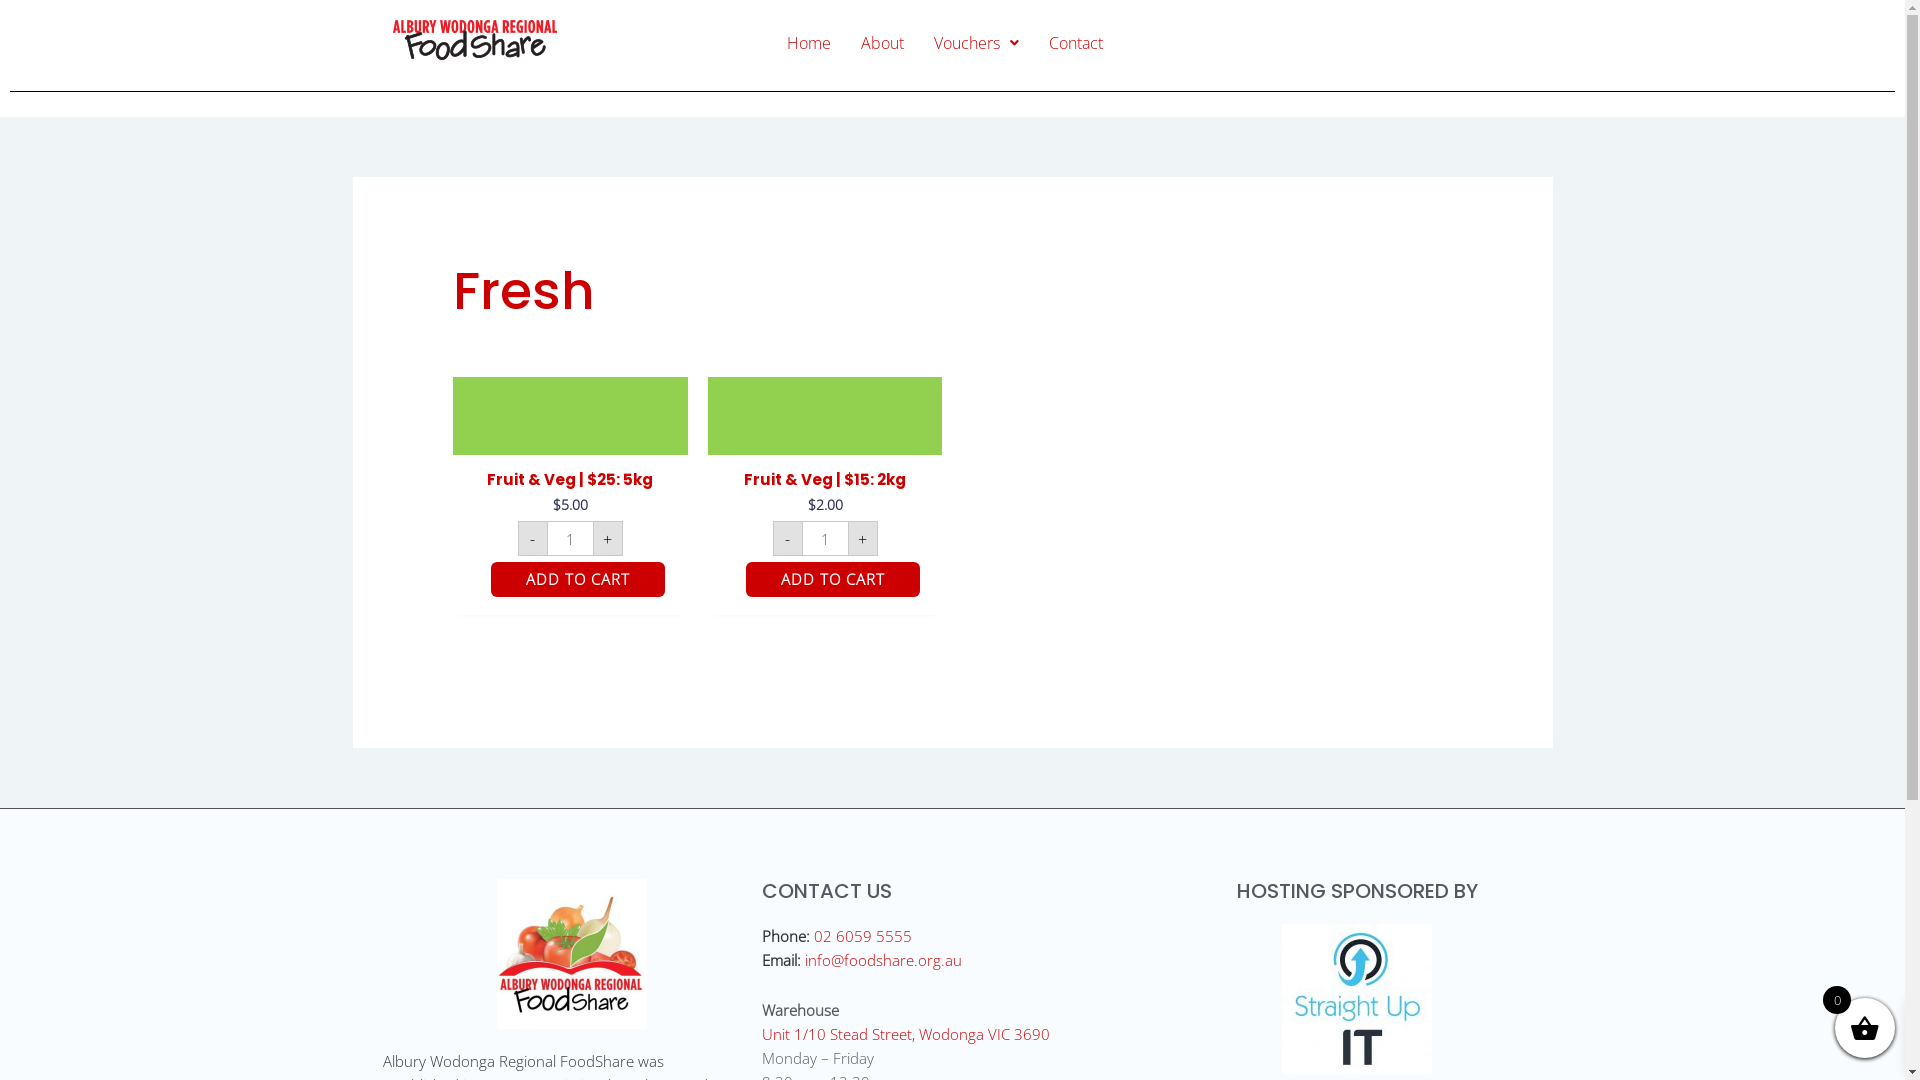 The image size is (1920, 1080). Describe the element at coordinates (743, 483) in the screenshot. I see `'Fruit & Veg | $15: 2kg'` at that location.